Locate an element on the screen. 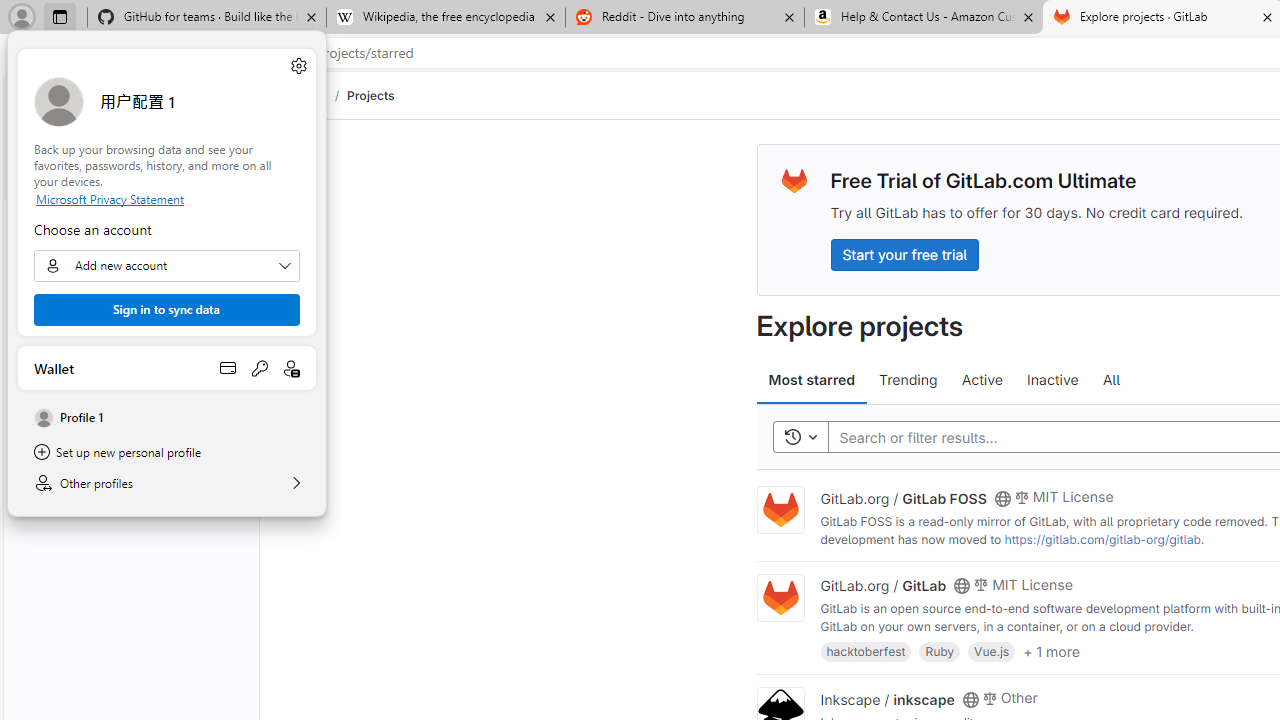 This screenshot has height=720, width=1280. 'Vue.js' is located at coordinates (992, 651).